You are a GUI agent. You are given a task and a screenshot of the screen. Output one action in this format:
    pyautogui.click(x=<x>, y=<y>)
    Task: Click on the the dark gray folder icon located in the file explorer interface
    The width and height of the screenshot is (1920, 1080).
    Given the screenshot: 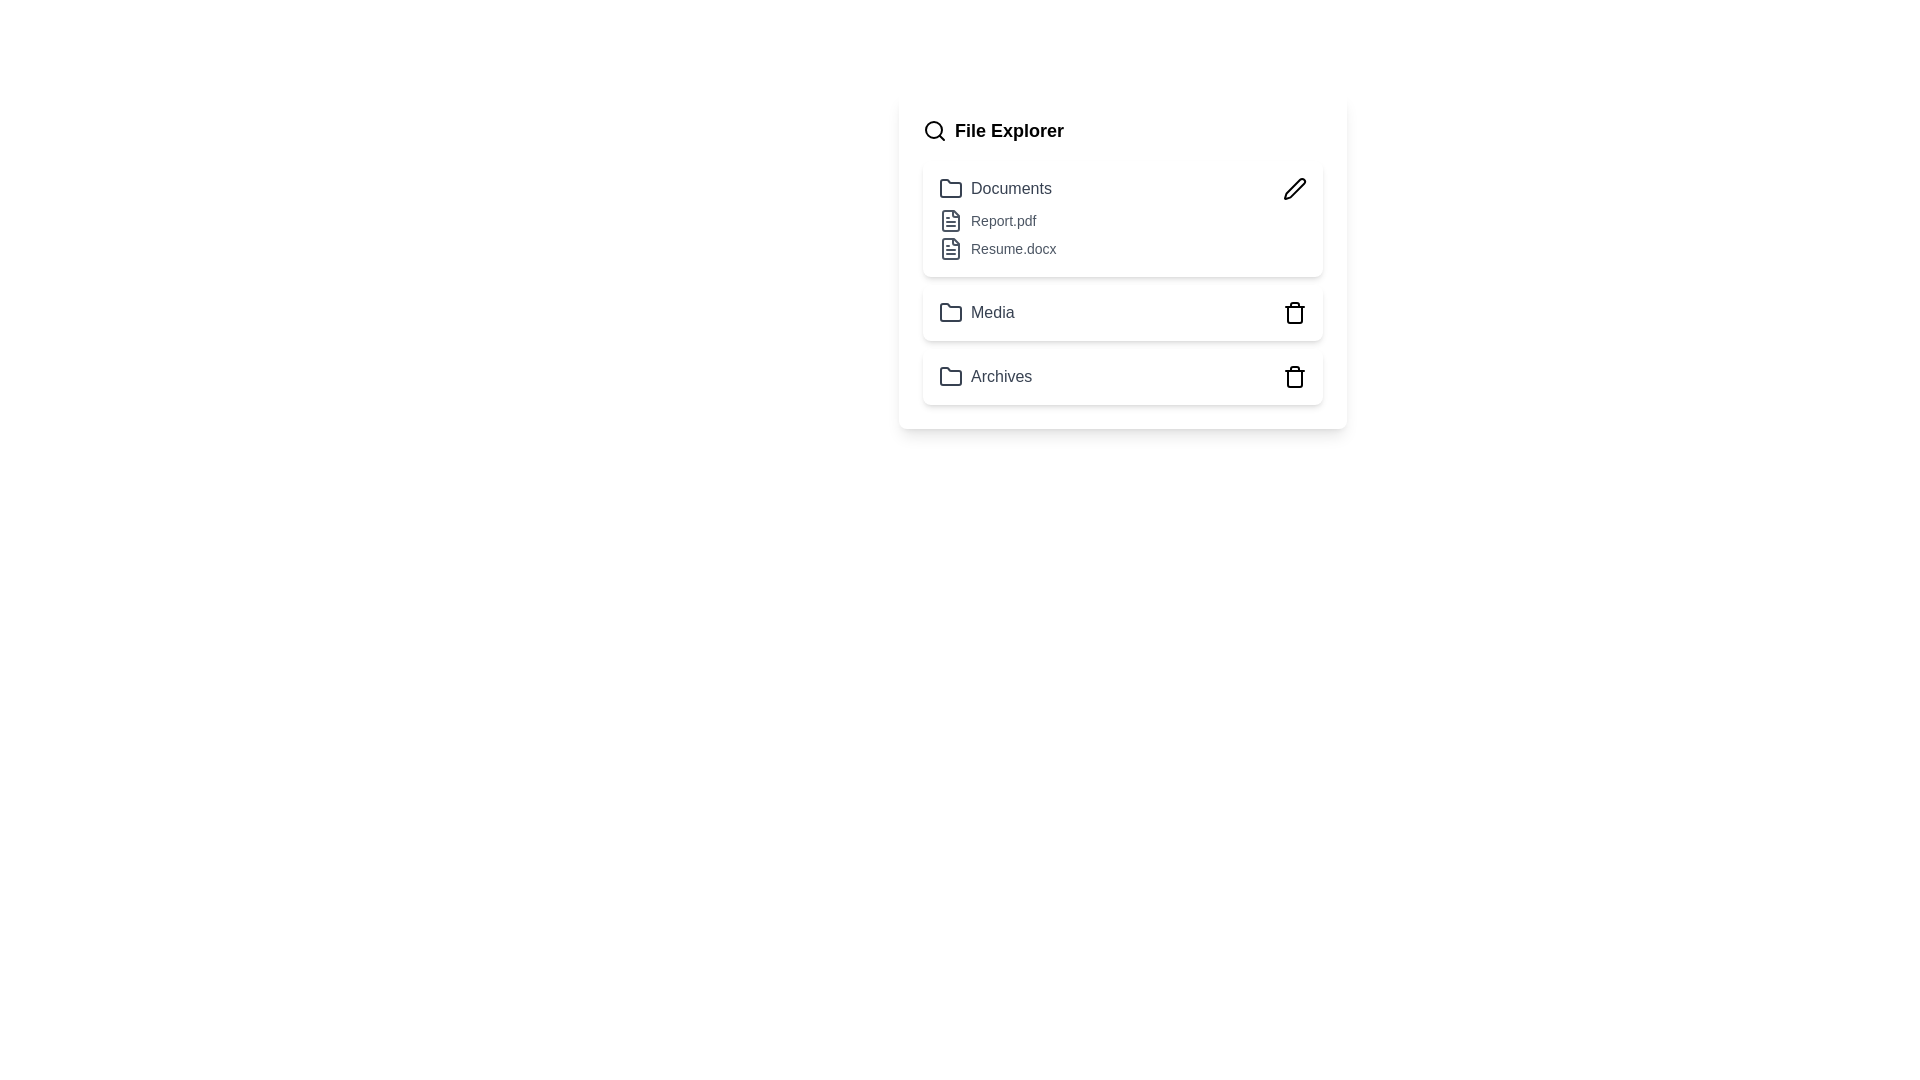 What is the action you would take?
    pyautogui.click(x=949, y=312)
    